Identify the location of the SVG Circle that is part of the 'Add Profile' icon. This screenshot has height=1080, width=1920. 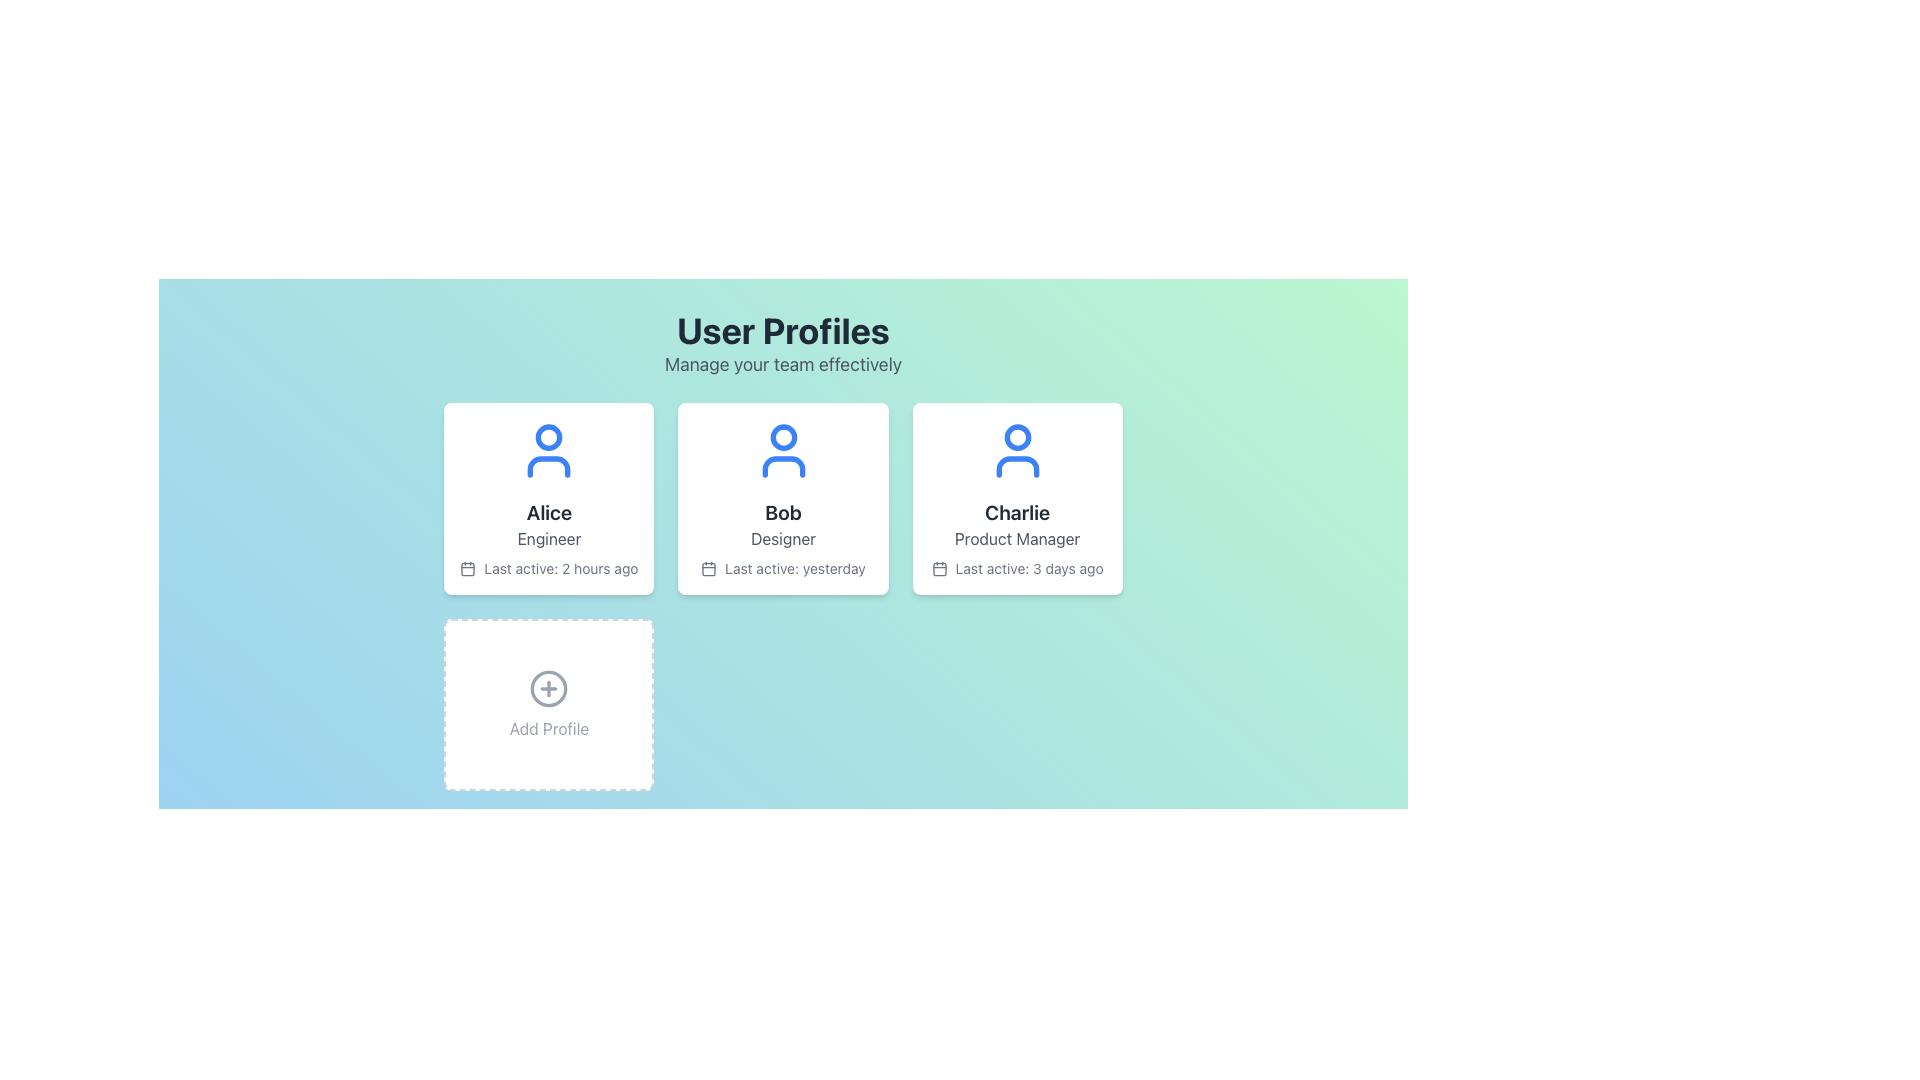
(549, 688).